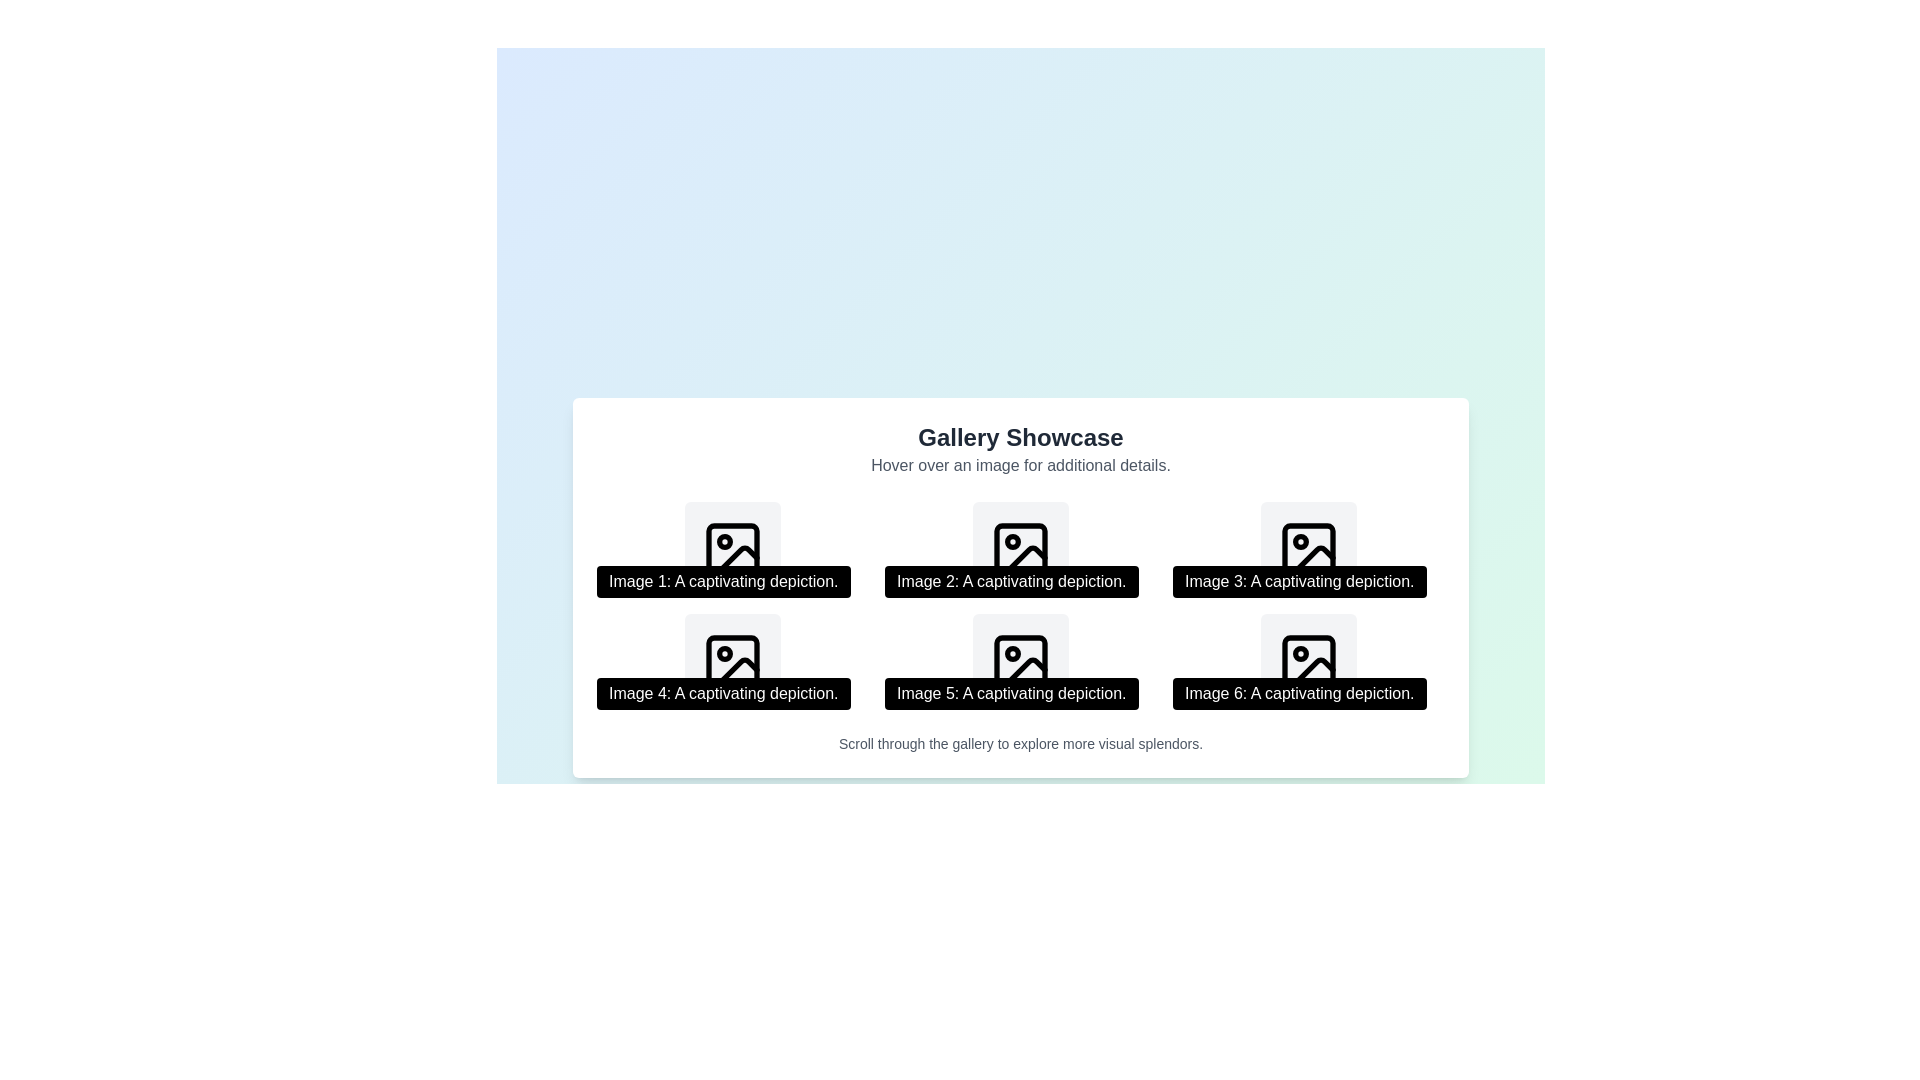 The image size is (1920, 1080). I want to click on the tooltip-style Text Label reading 'Image 6: A captivating depiction.' which is located at the bottom right of the grid display, directly above the sixth image, so click(1299, 693).